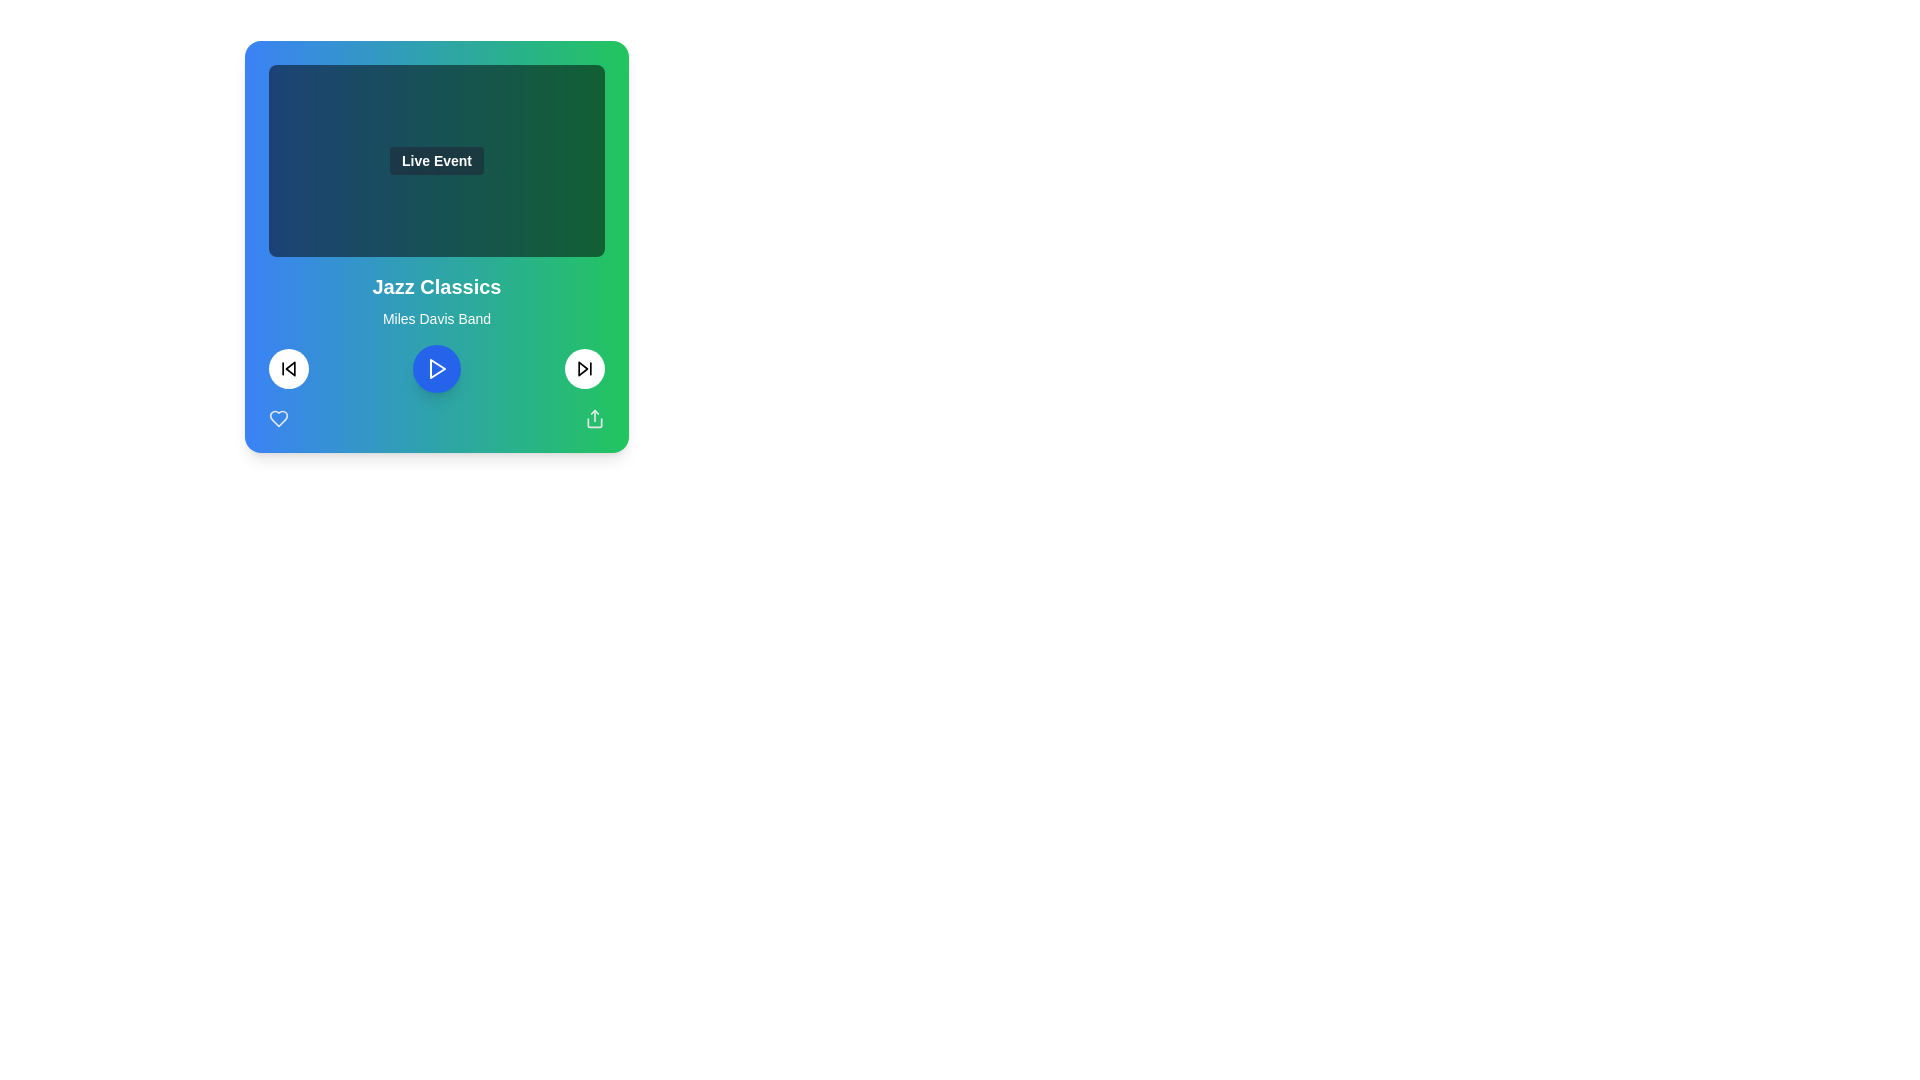 Image resolution: width=1920 pixels, height=1080 pixels. Describe the element at coordinates (435, 286) in the screenshot. I see `text displayed in the bold, large 'Jazz Classics' label positioned above 'Miles Davis Band' in the music card interface` at that location.